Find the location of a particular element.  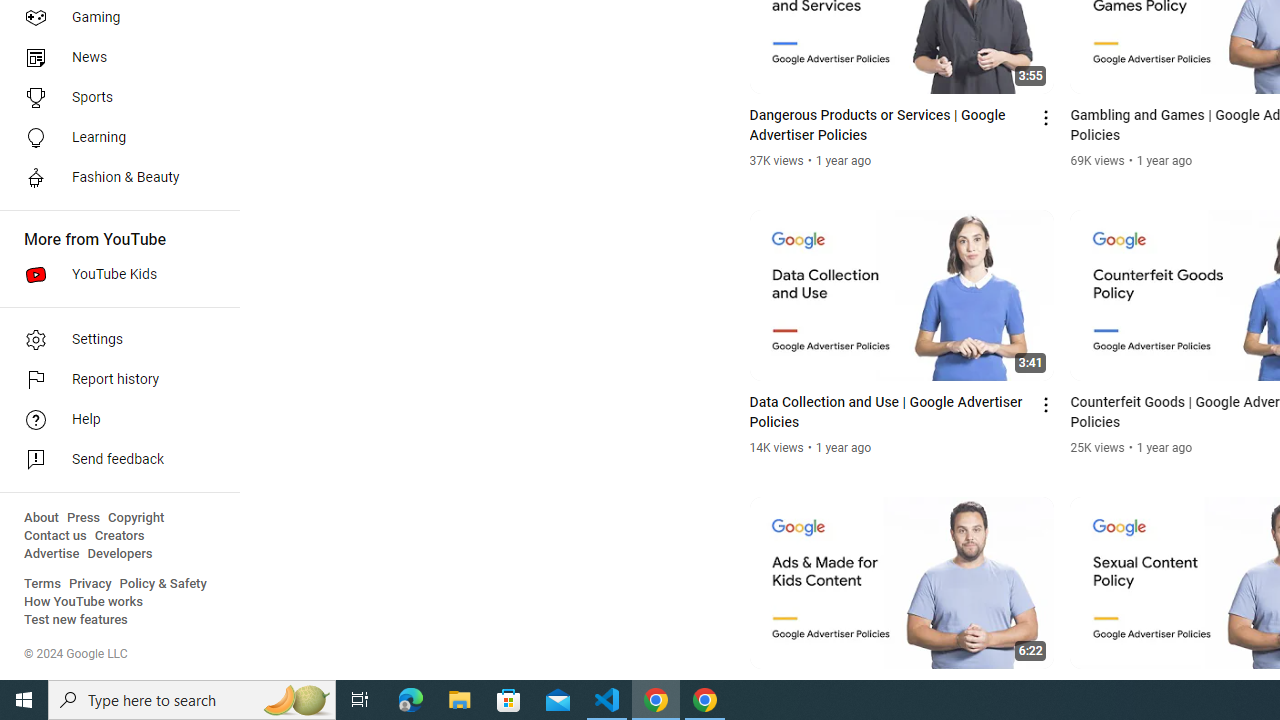

'Learning' is located at coordinates (112, 136).